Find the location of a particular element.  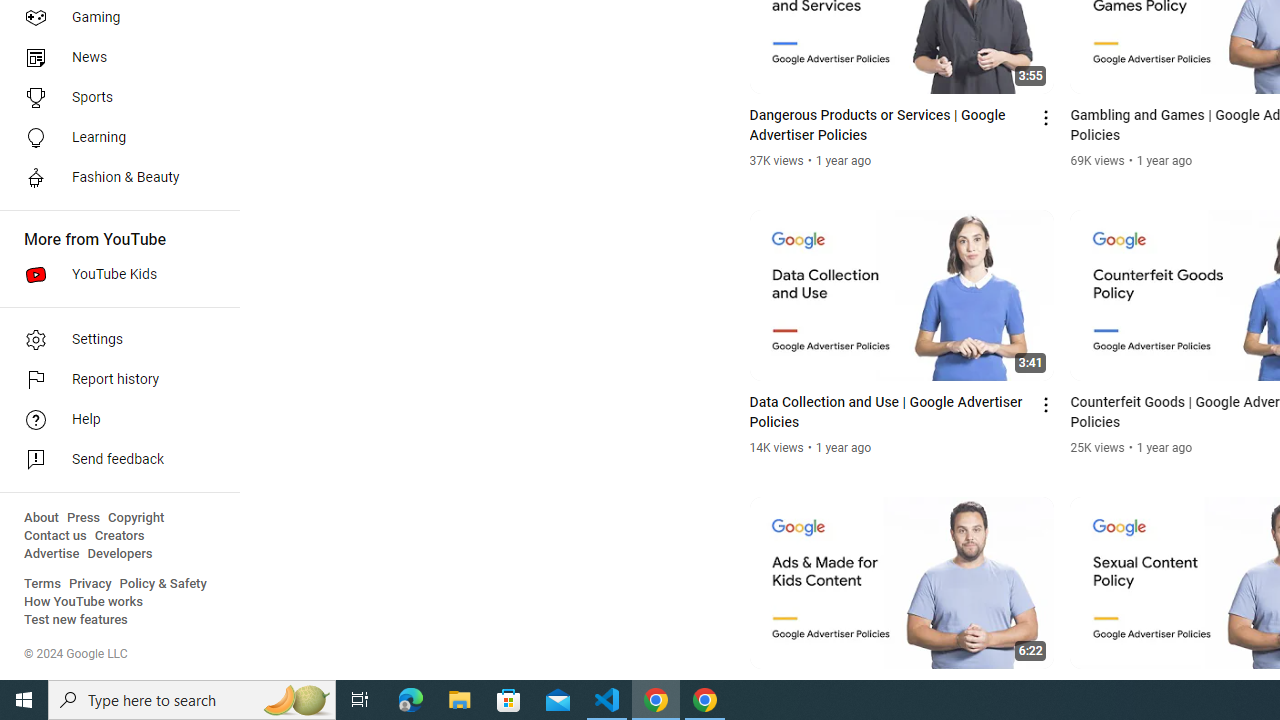

'Learning' is located at coordinates (112, 136).